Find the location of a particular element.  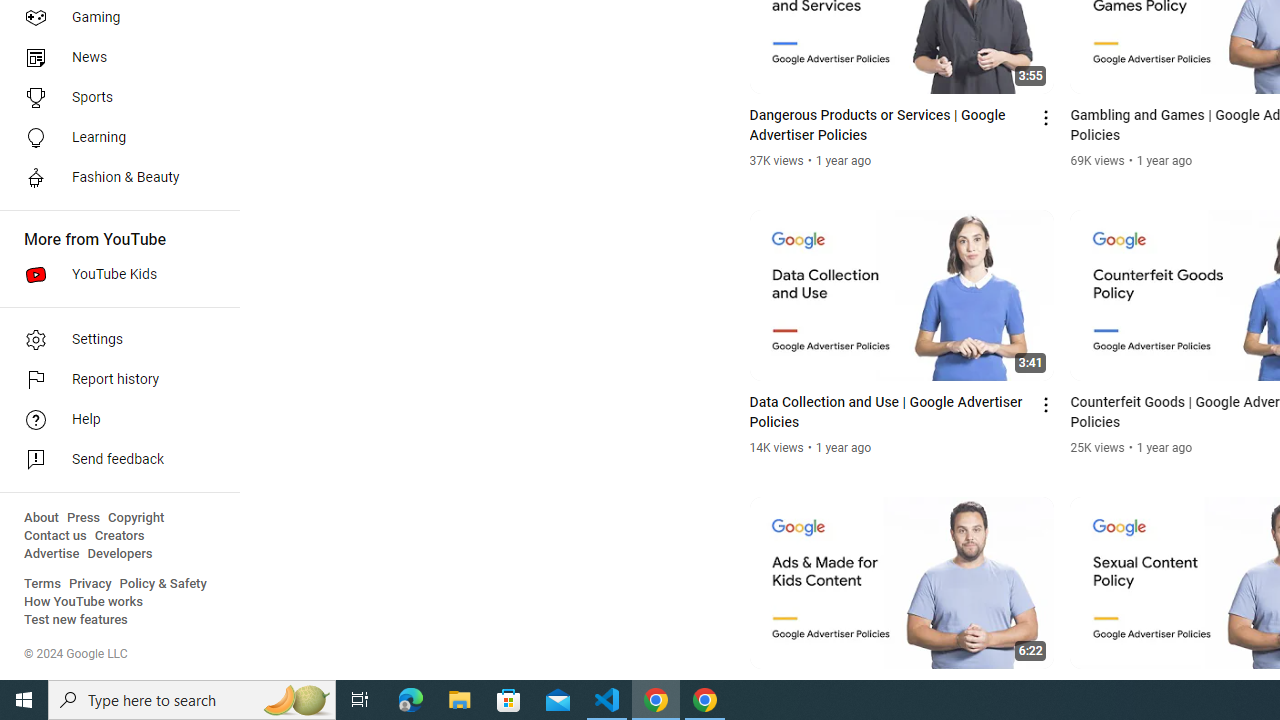

'Learning' is located at coordinates (112, 136).